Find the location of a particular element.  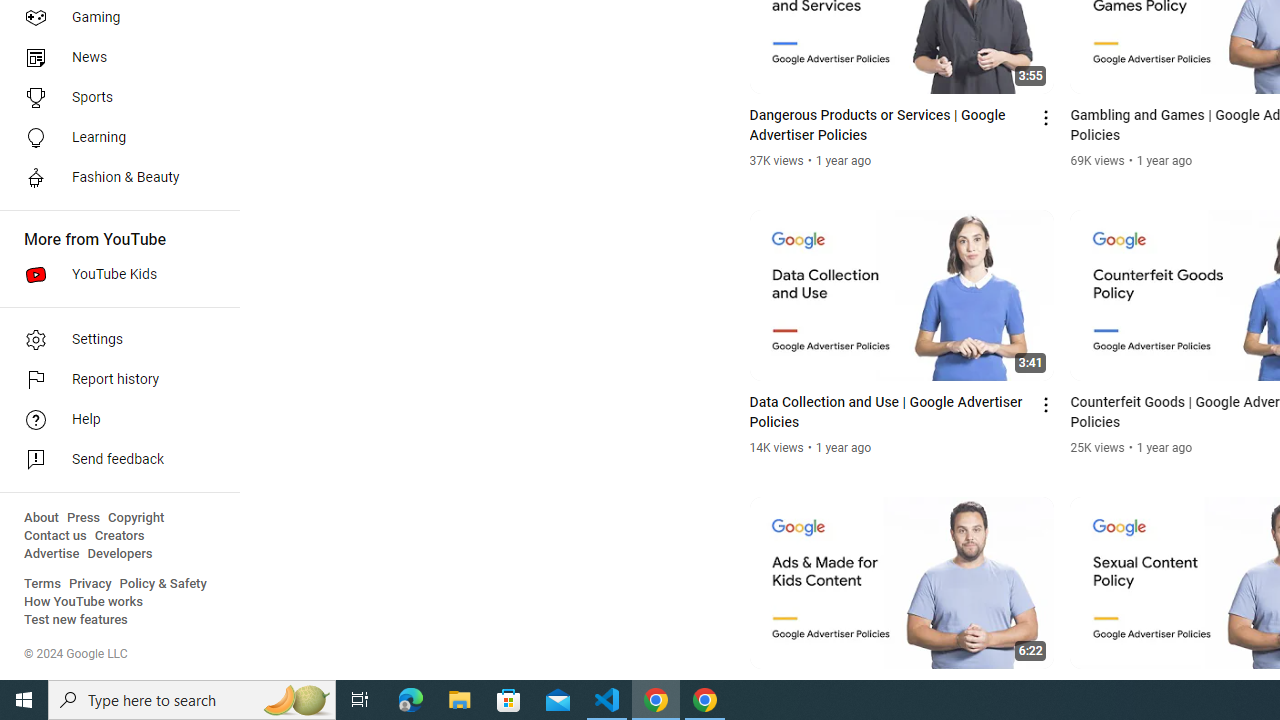

'Learning' is located at coordinates (112, 136).